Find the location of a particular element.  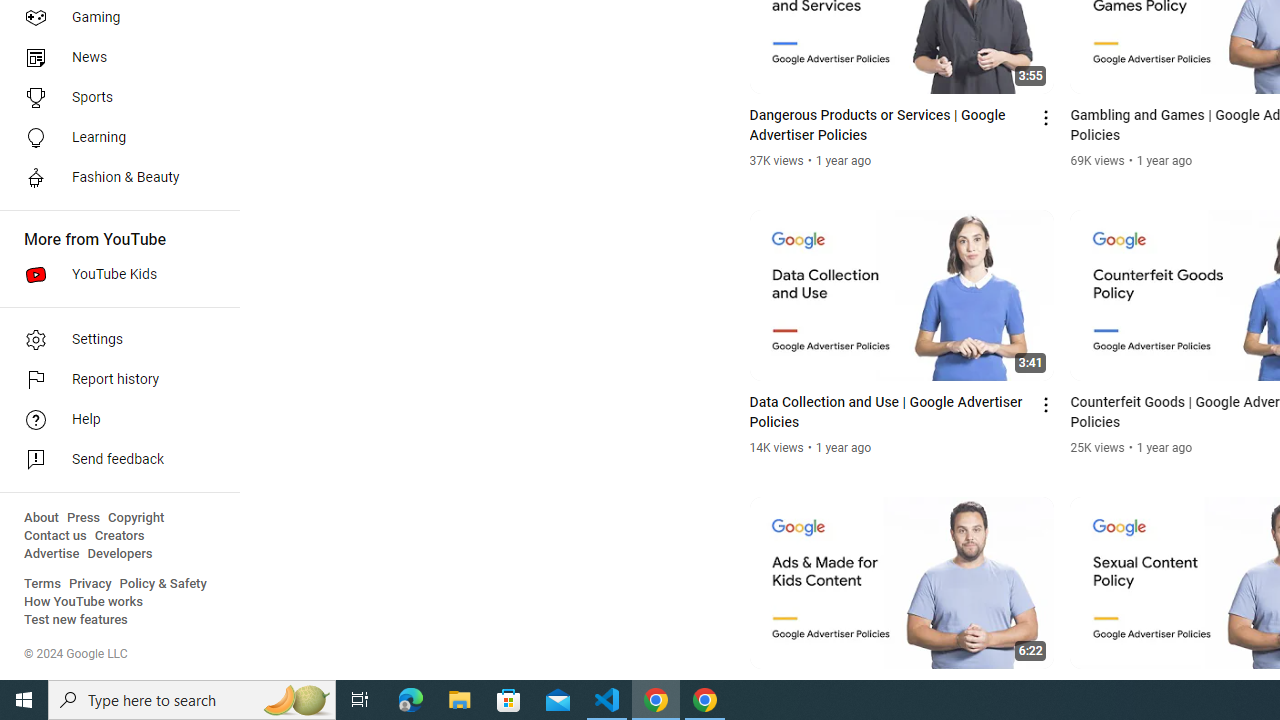

'Learning' is located at coordinates (112, 136).